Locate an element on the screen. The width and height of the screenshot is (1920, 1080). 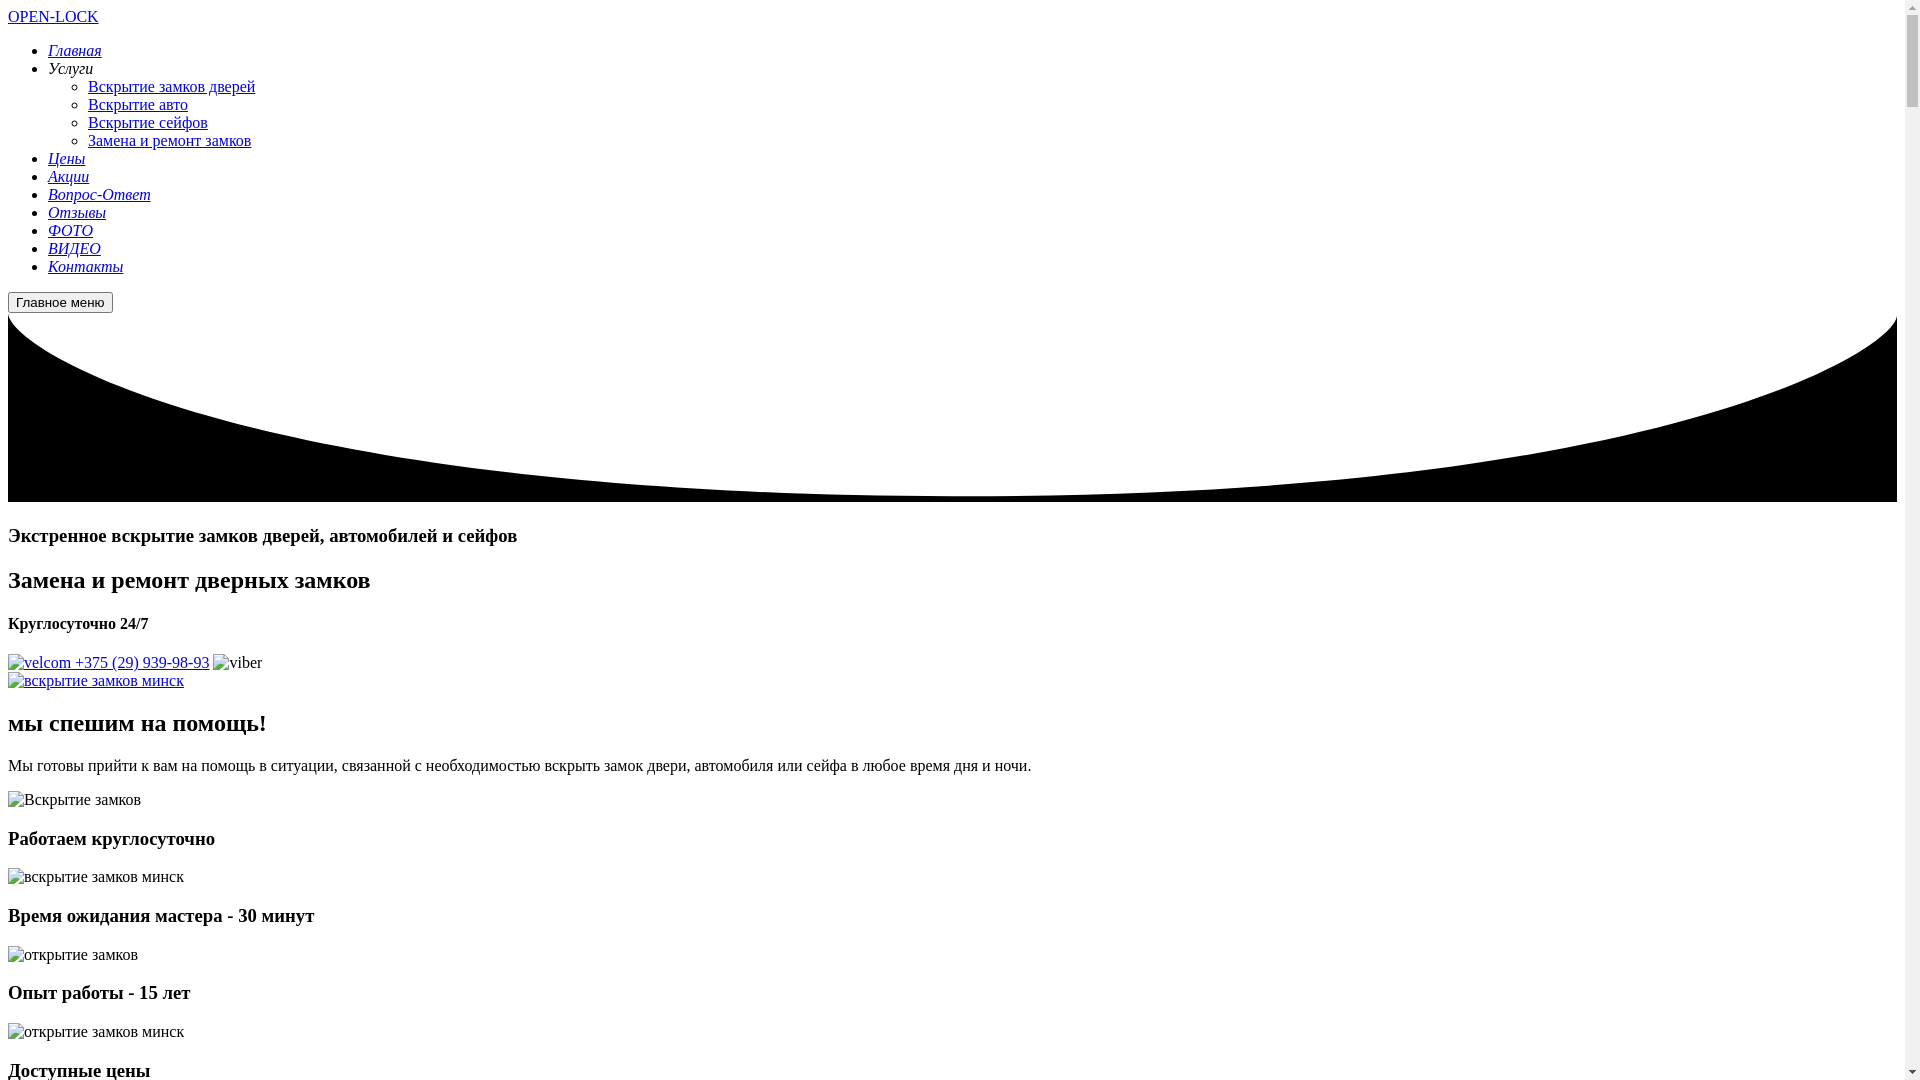
'OPEN-LOCK' is located at coordinates (8, 16).